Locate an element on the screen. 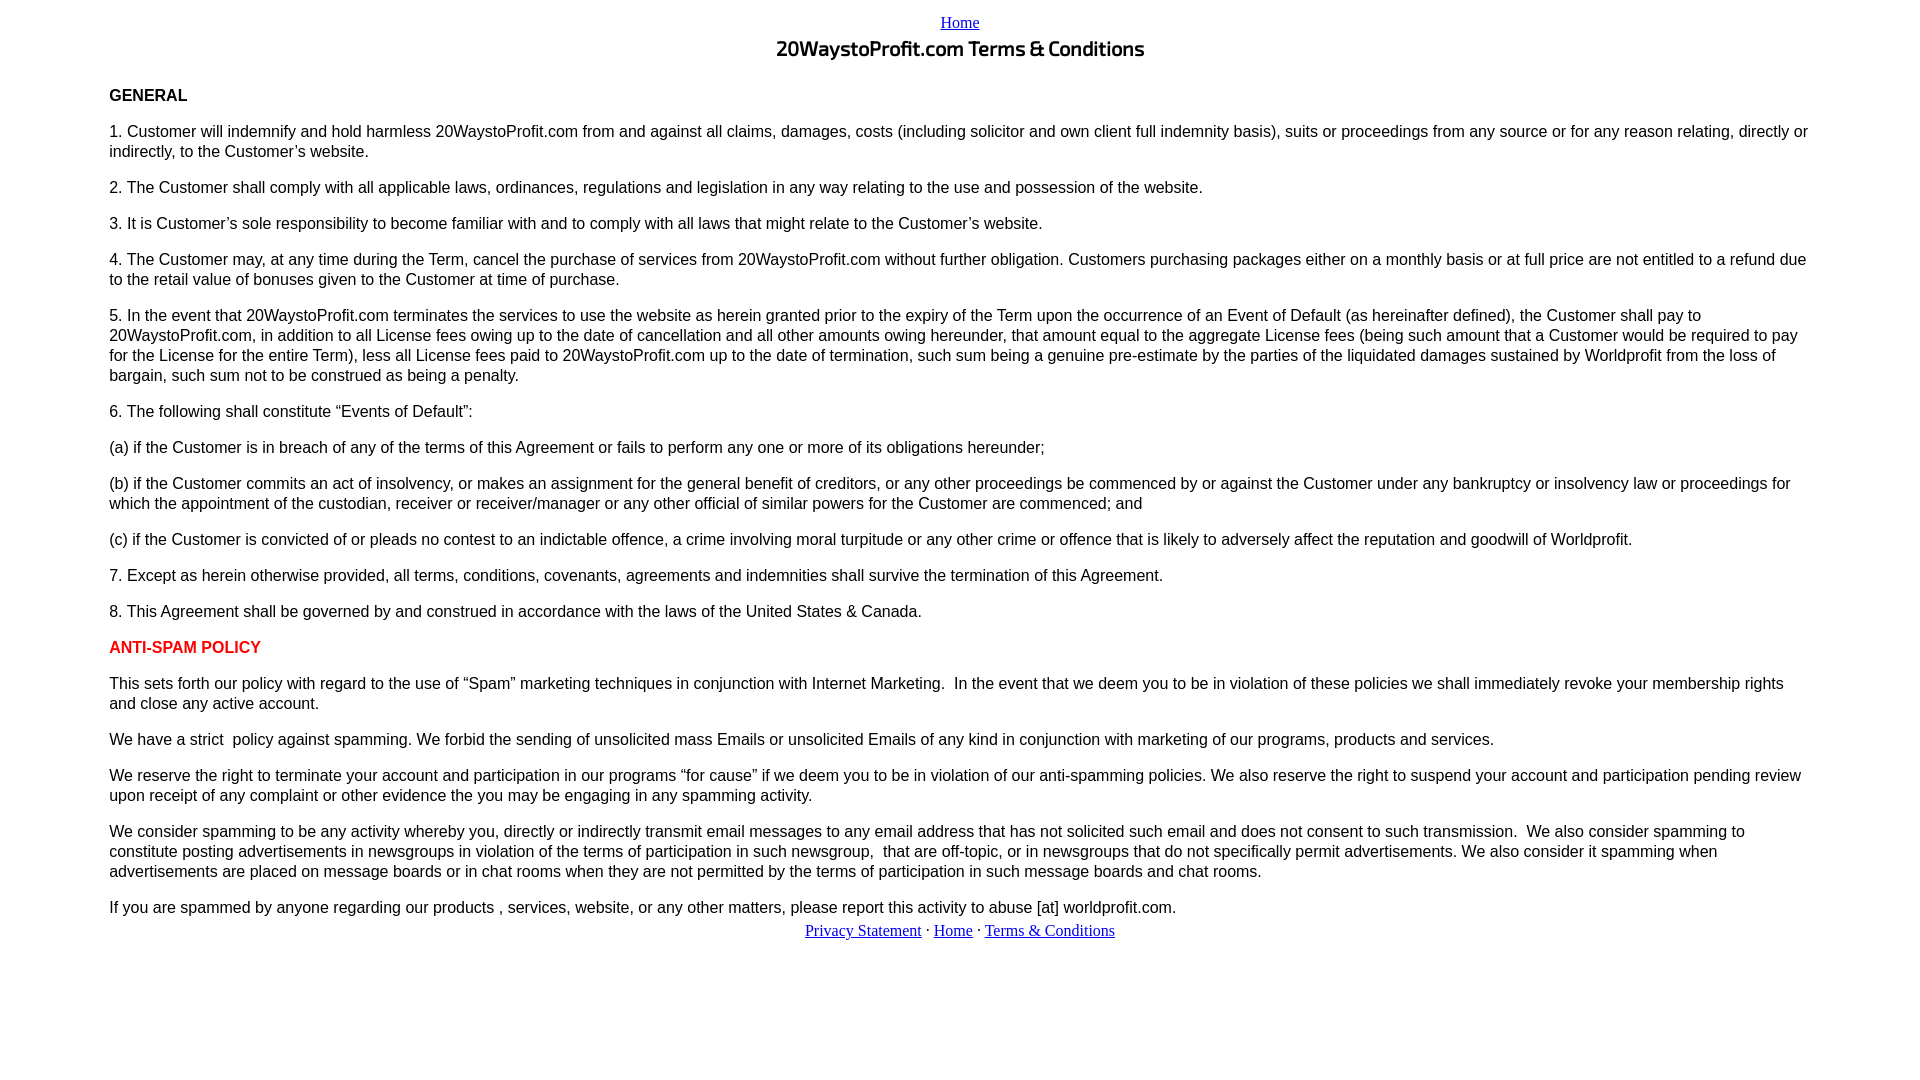 This screenshot has width=1920, height=1080. 'Terms & Conditions' is located at coordinates (1049, 930).